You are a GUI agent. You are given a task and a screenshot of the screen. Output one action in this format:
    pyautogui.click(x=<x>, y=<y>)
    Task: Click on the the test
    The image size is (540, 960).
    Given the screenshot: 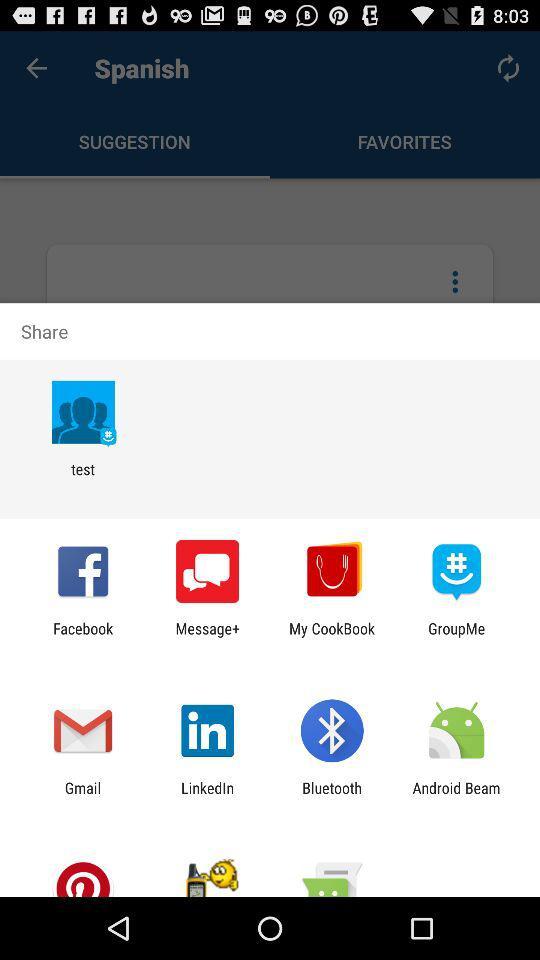 What is the action you would take?
    pyautogui.click(x=82, y=478)
    